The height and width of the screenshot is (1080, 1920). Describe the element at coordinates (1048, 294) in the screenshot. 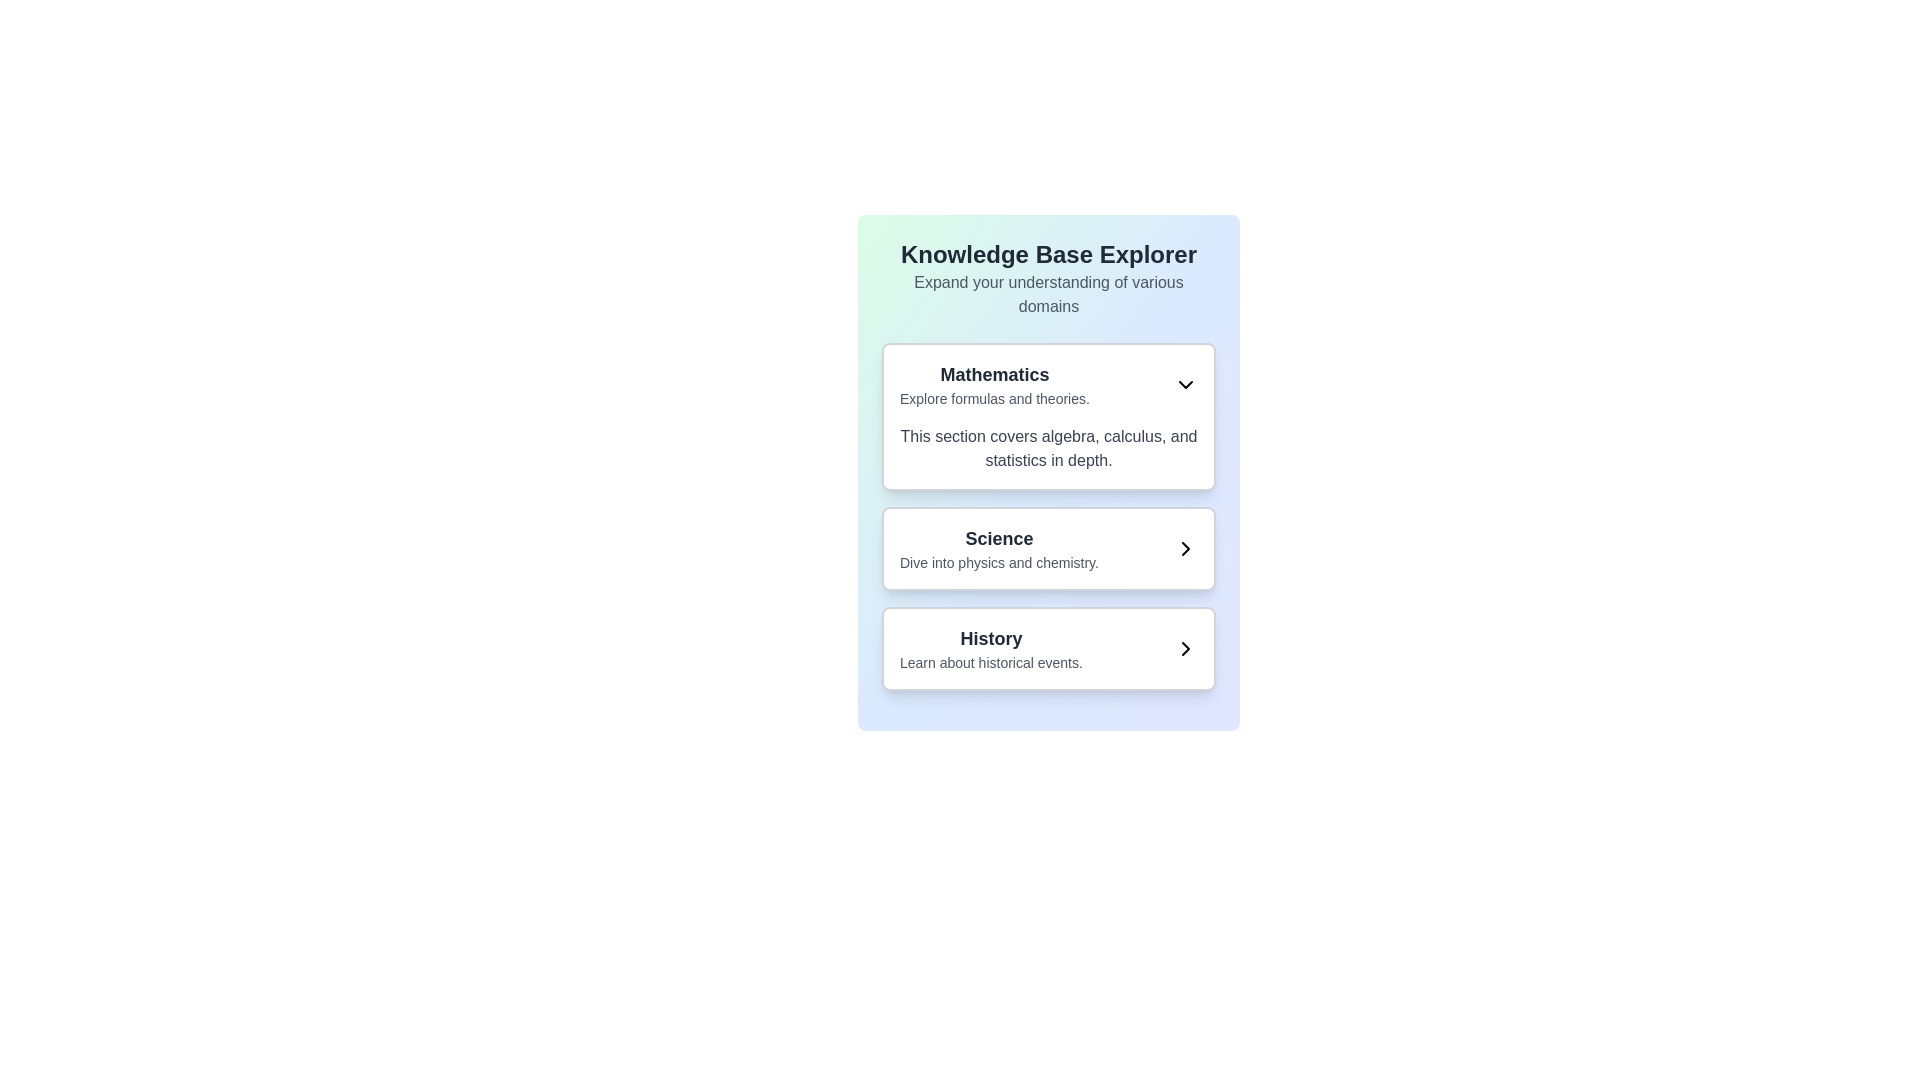

I see `the static text element displaying 'Expand your understanding of various domains', which is located directly below the 'Knowledge Base Explorer' title` at that location.